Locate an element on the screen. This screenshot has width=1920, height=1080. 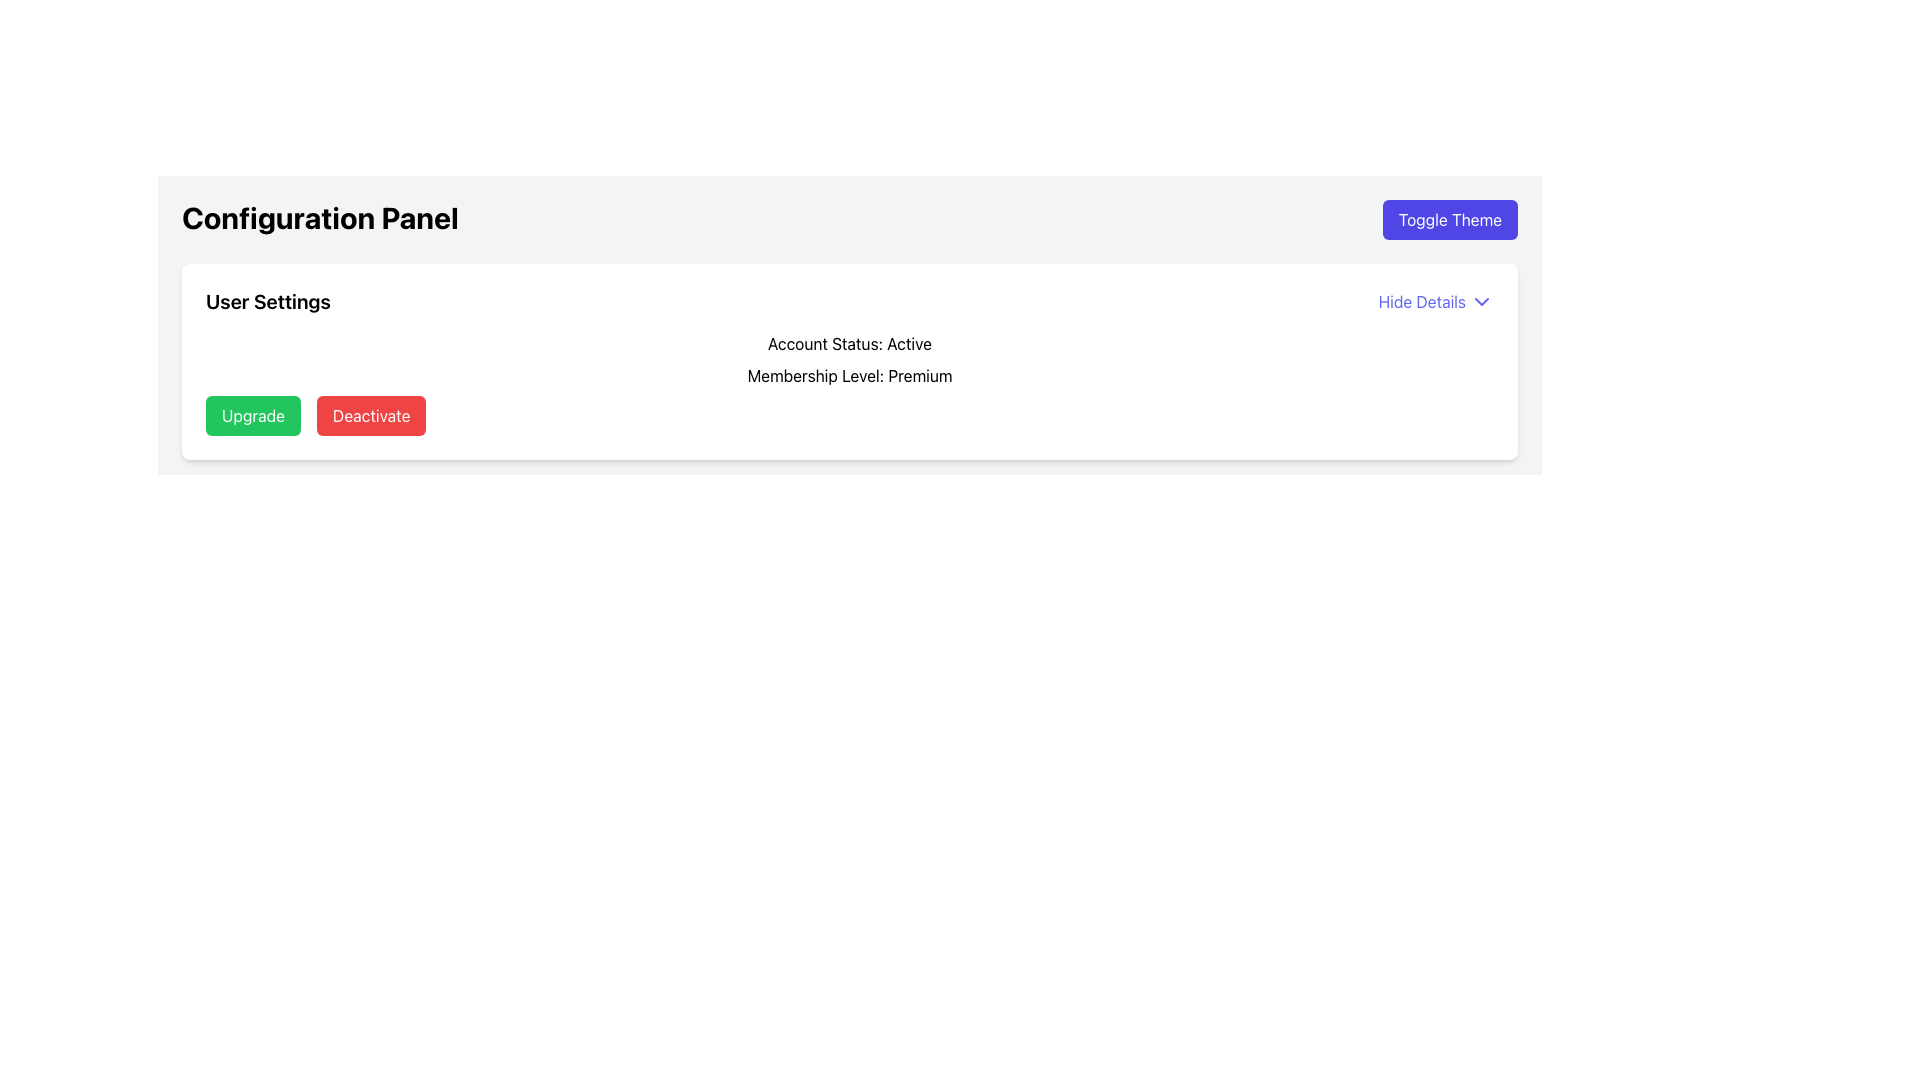
the Dropdown toggle chevron located to the immediate right of the 'Hide Details' text near the upper-right section of a card-like component within a configuration panel is located at coordinates (1482, 301).